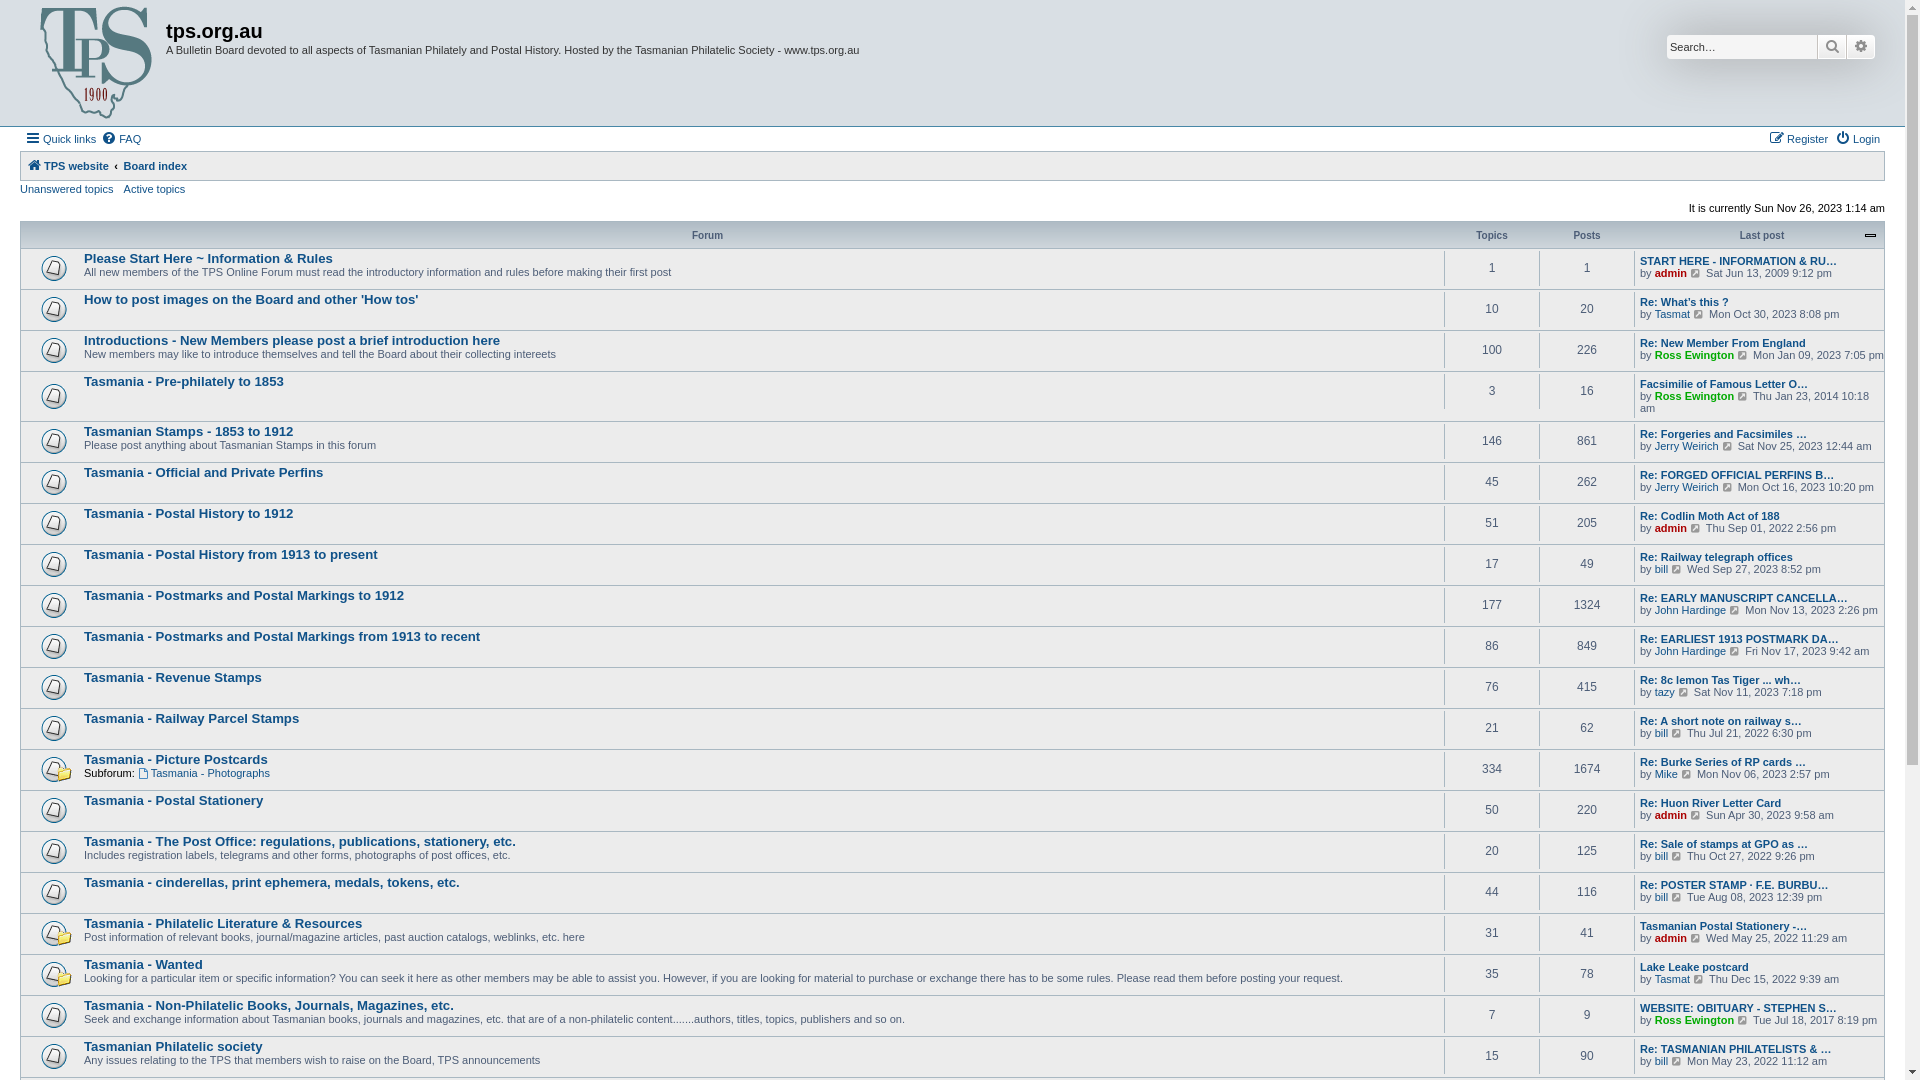  I want to click on 'John Hardinge', so click(1655, 608).